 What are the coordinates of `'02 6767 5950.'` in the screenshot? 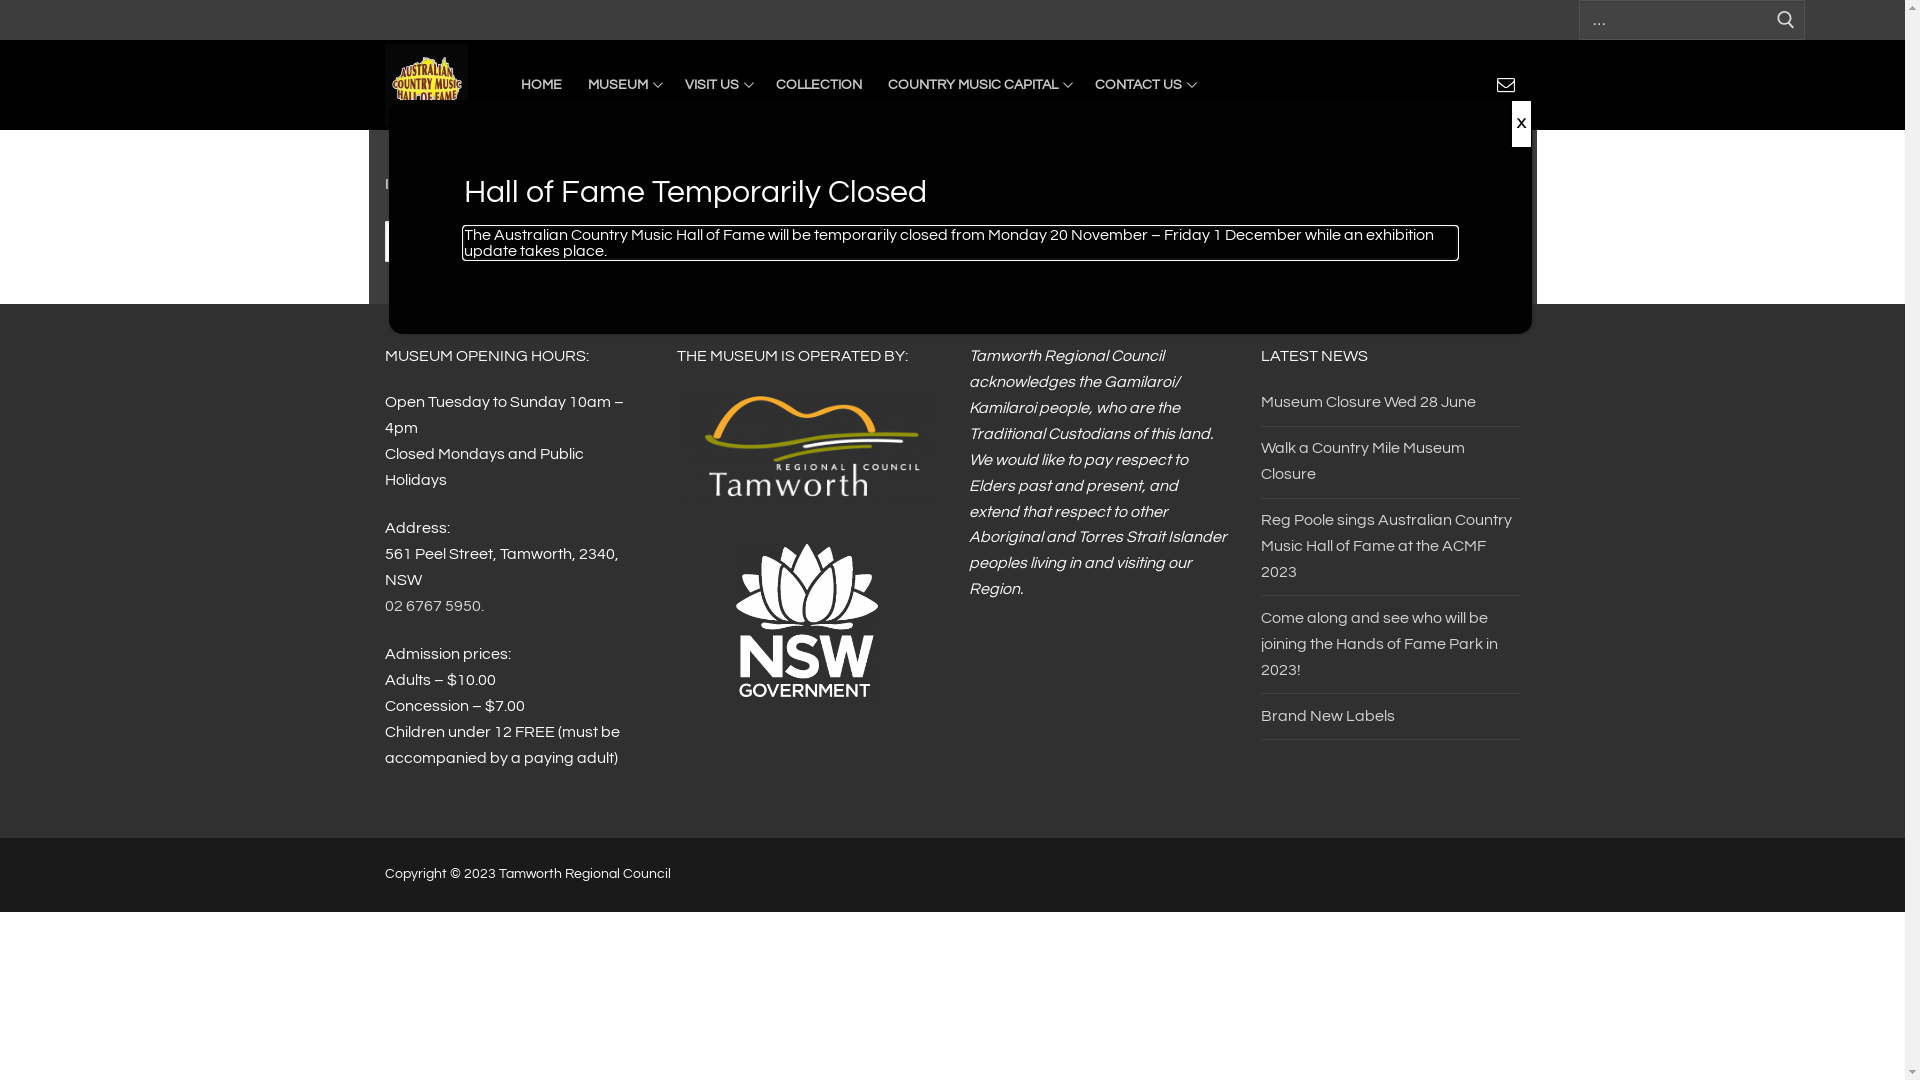 It's located at (432, 604).